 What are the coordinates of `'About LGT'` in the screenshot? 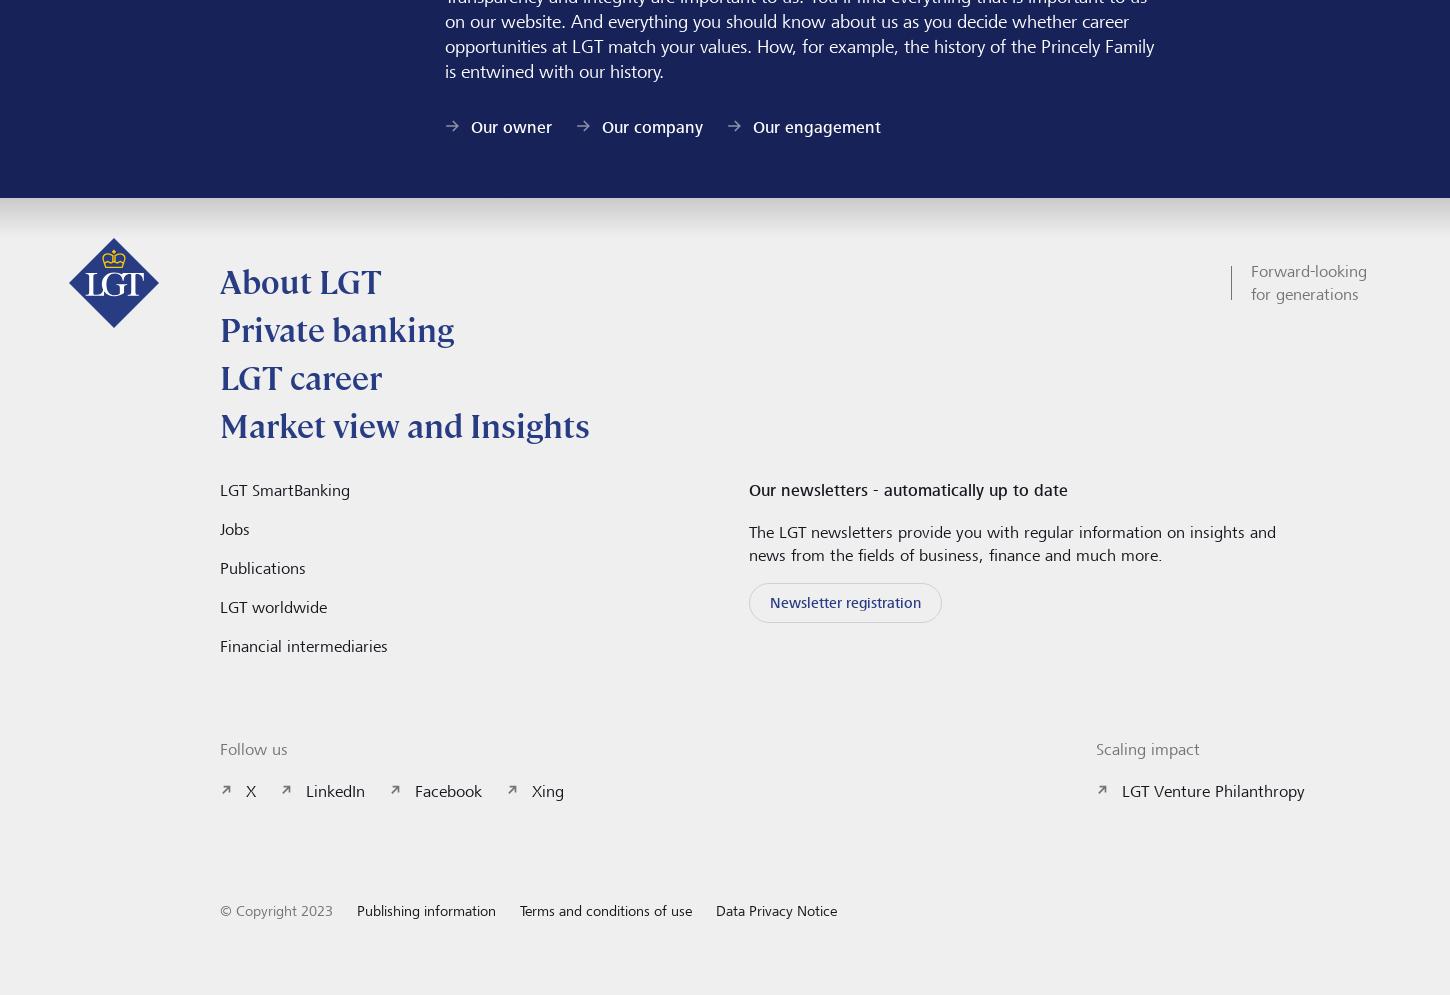 It's located at (301, 280).